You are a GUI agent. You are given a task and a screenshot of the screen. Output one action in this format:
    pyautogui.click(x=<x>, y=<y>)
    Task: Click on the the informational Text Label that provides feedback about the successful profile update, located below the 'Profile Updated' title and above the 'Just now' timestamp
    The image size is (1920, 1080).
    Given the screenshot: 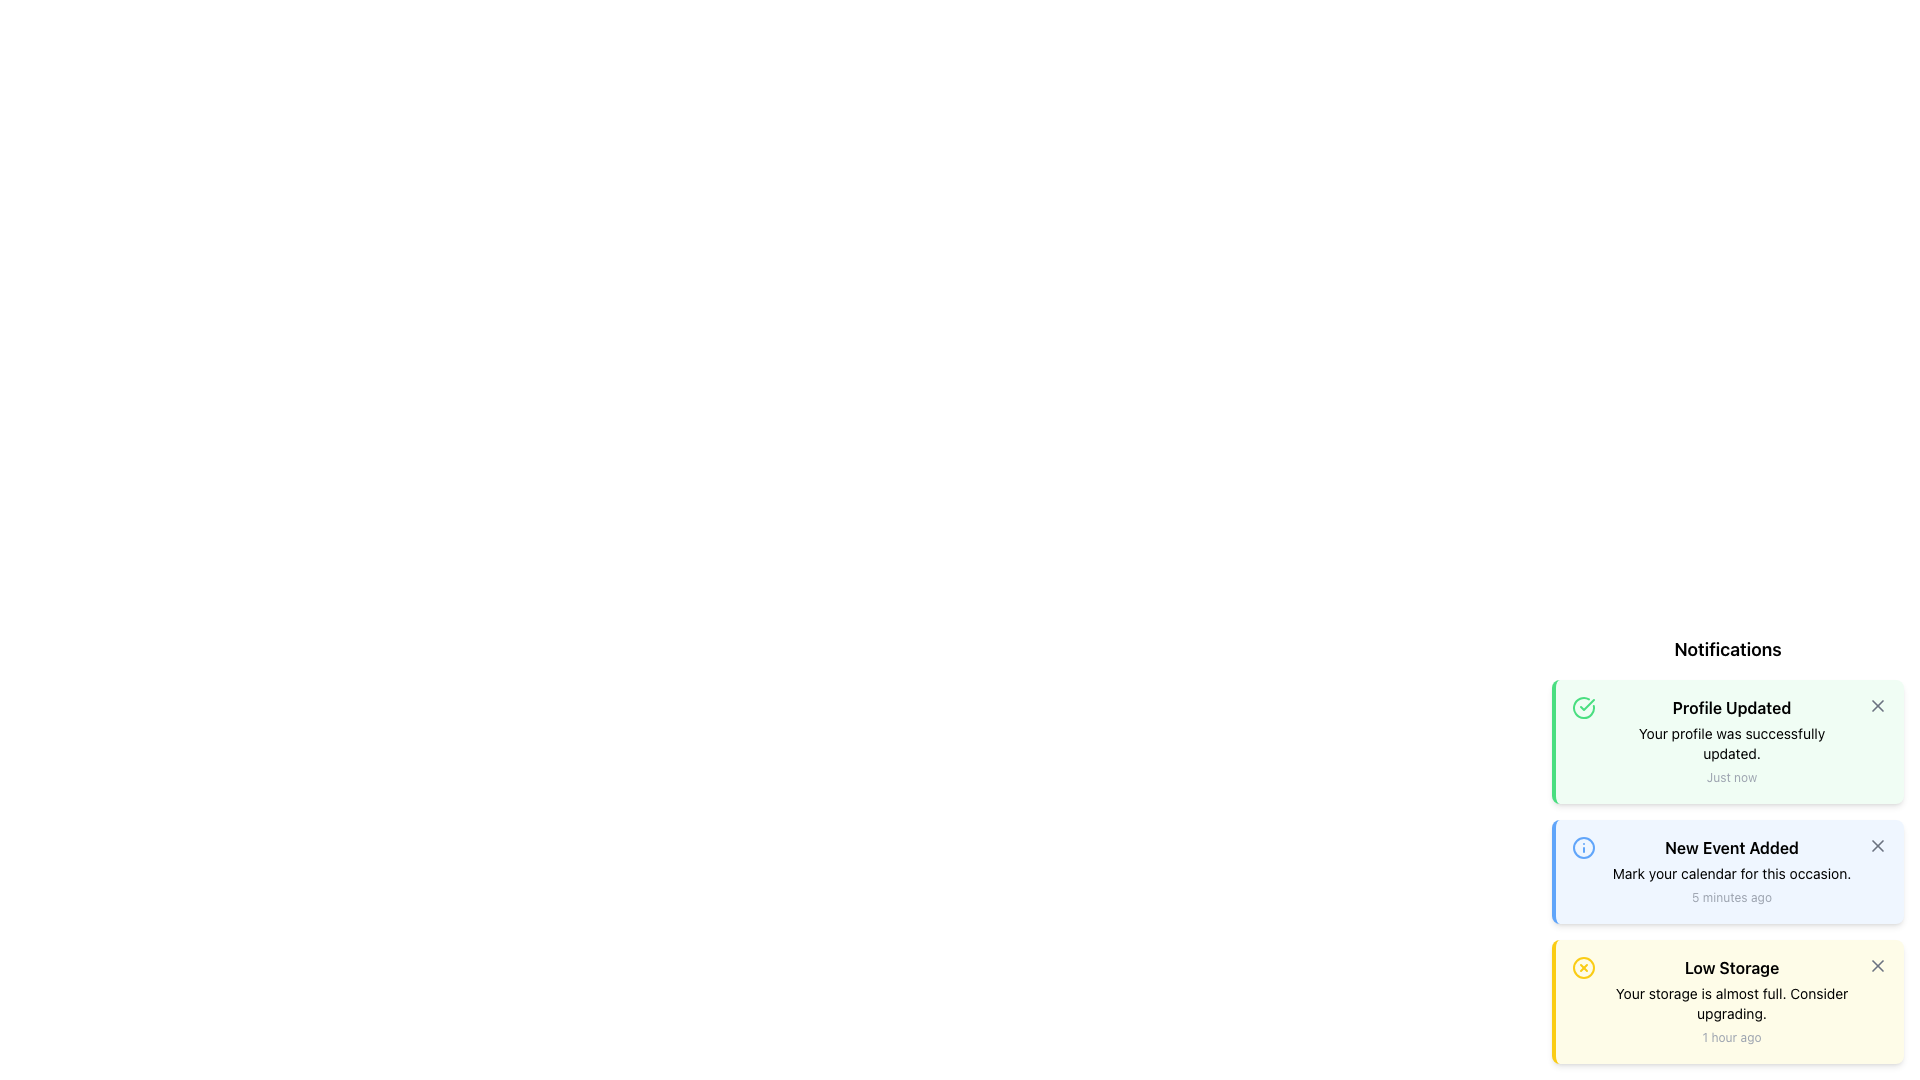 What is the action you would take?
    pyautogui.click(x=1731, y=744)
    